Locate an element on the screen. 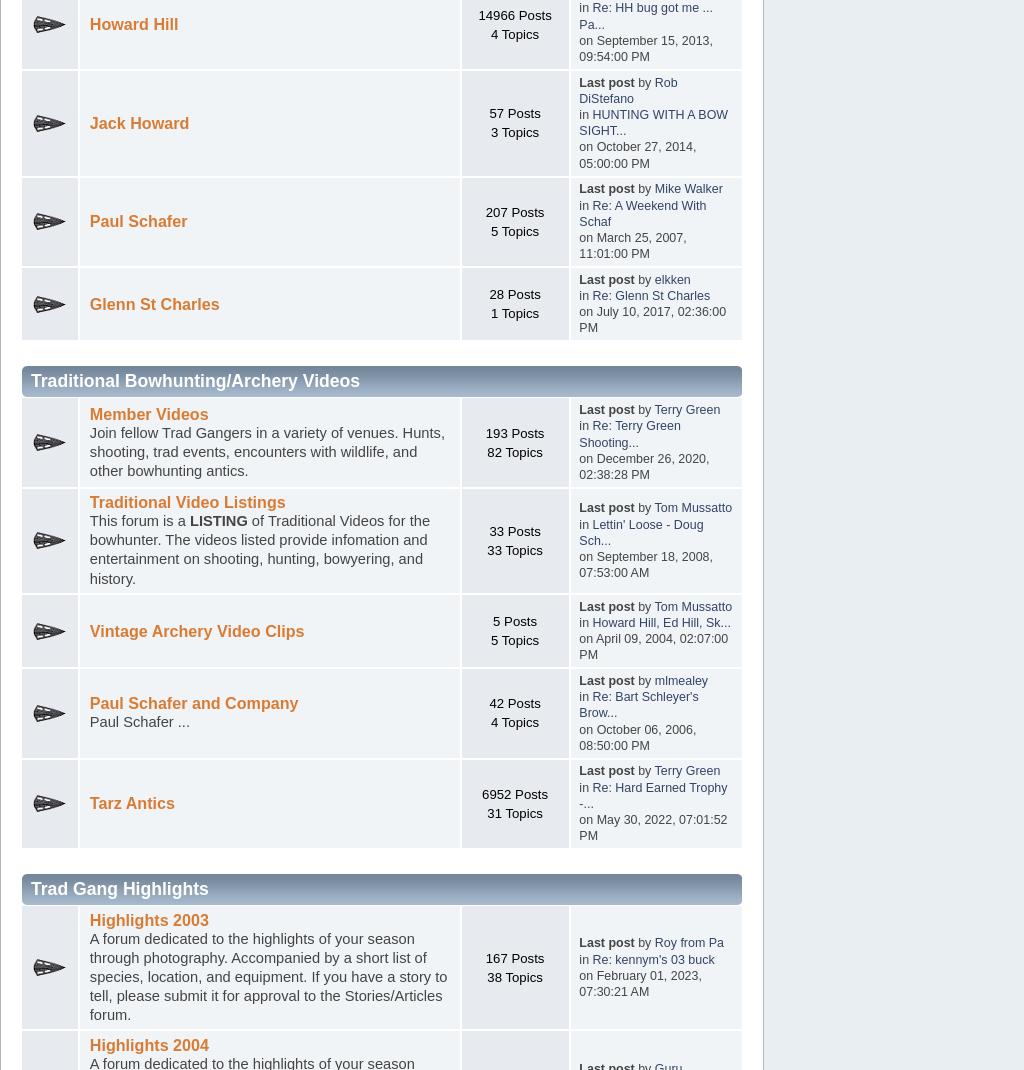 The image size is (1024, 1070). 'This forum is a' is located at coordinates (137, 520).